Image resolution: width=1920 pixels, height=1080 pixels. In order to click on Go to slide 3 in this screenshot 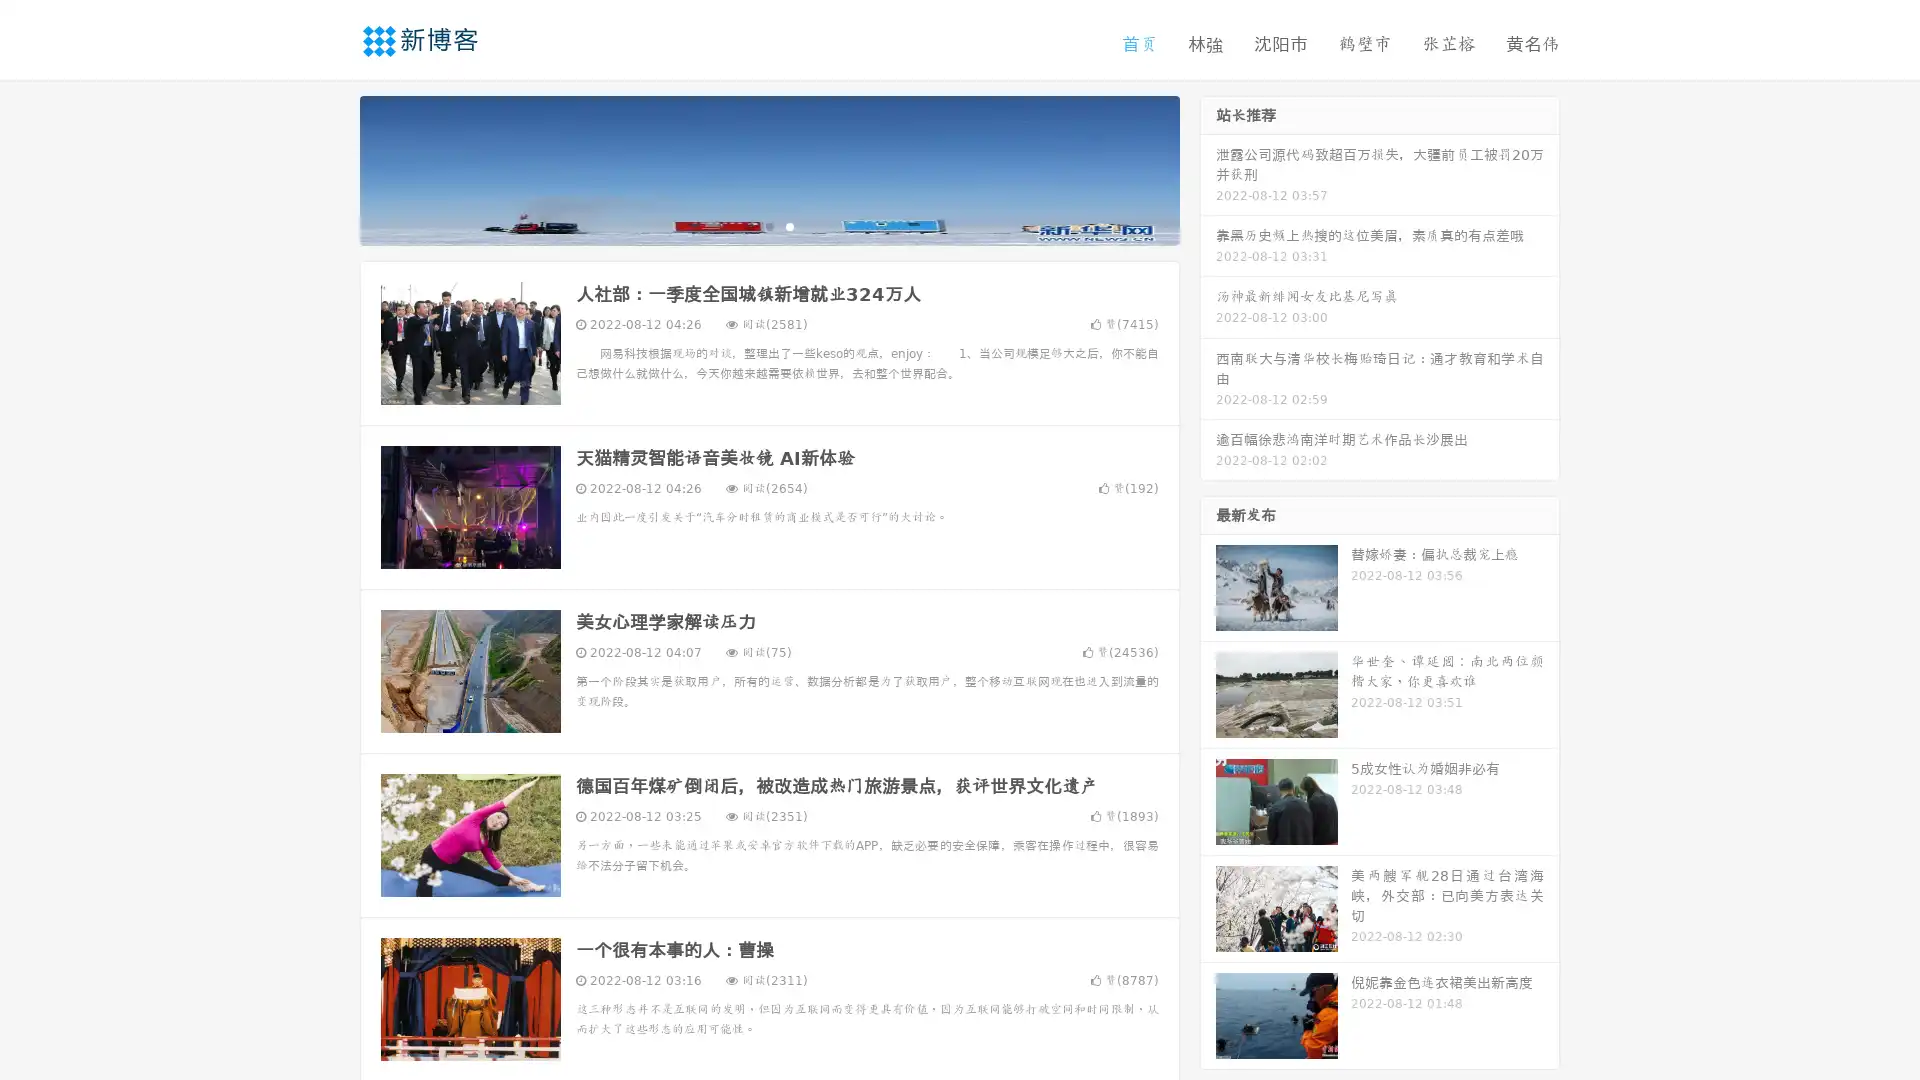, I will do `click(789, 225)`.